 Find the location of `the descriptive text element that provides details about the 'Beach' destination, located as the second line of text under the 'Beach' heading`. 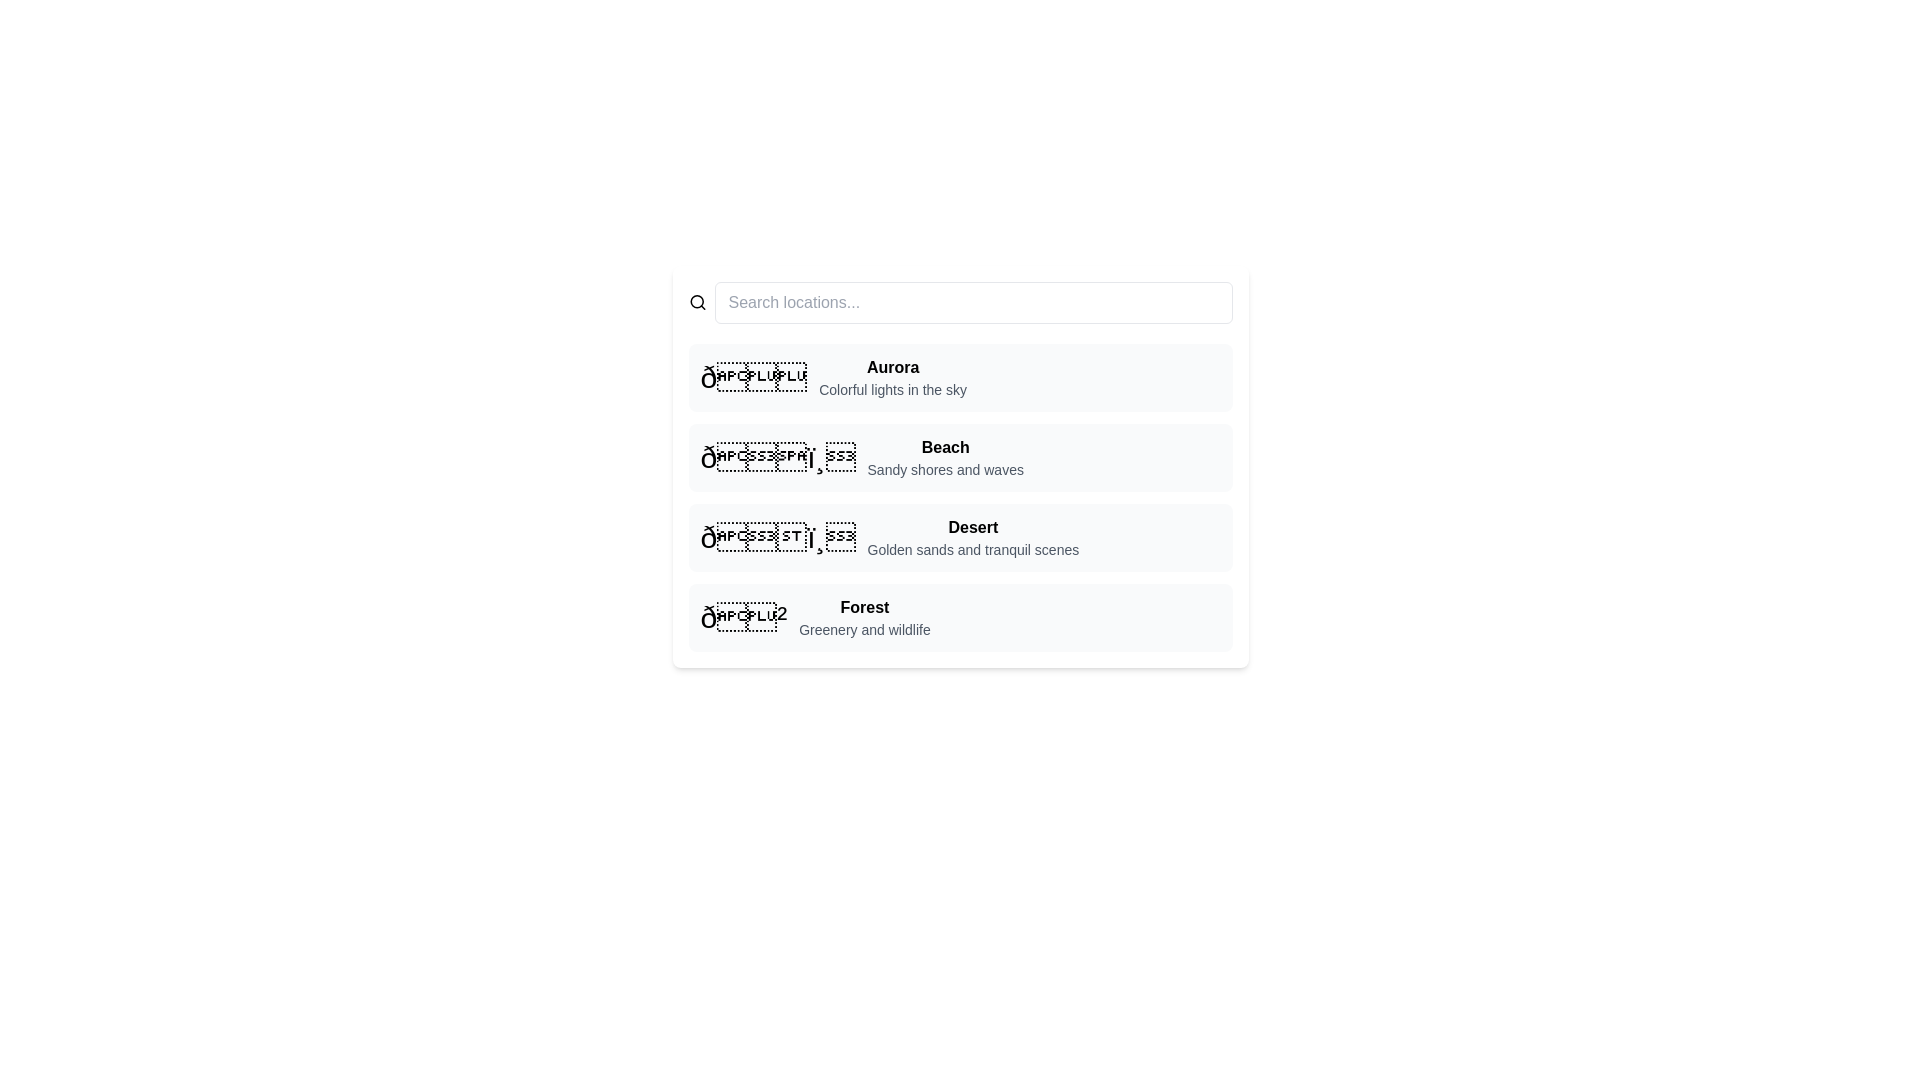

the descriptive text element that provides details about the 'Beach' destination, located as the second line of text under the 'Beach' heading is located at coordinates (944, 470).